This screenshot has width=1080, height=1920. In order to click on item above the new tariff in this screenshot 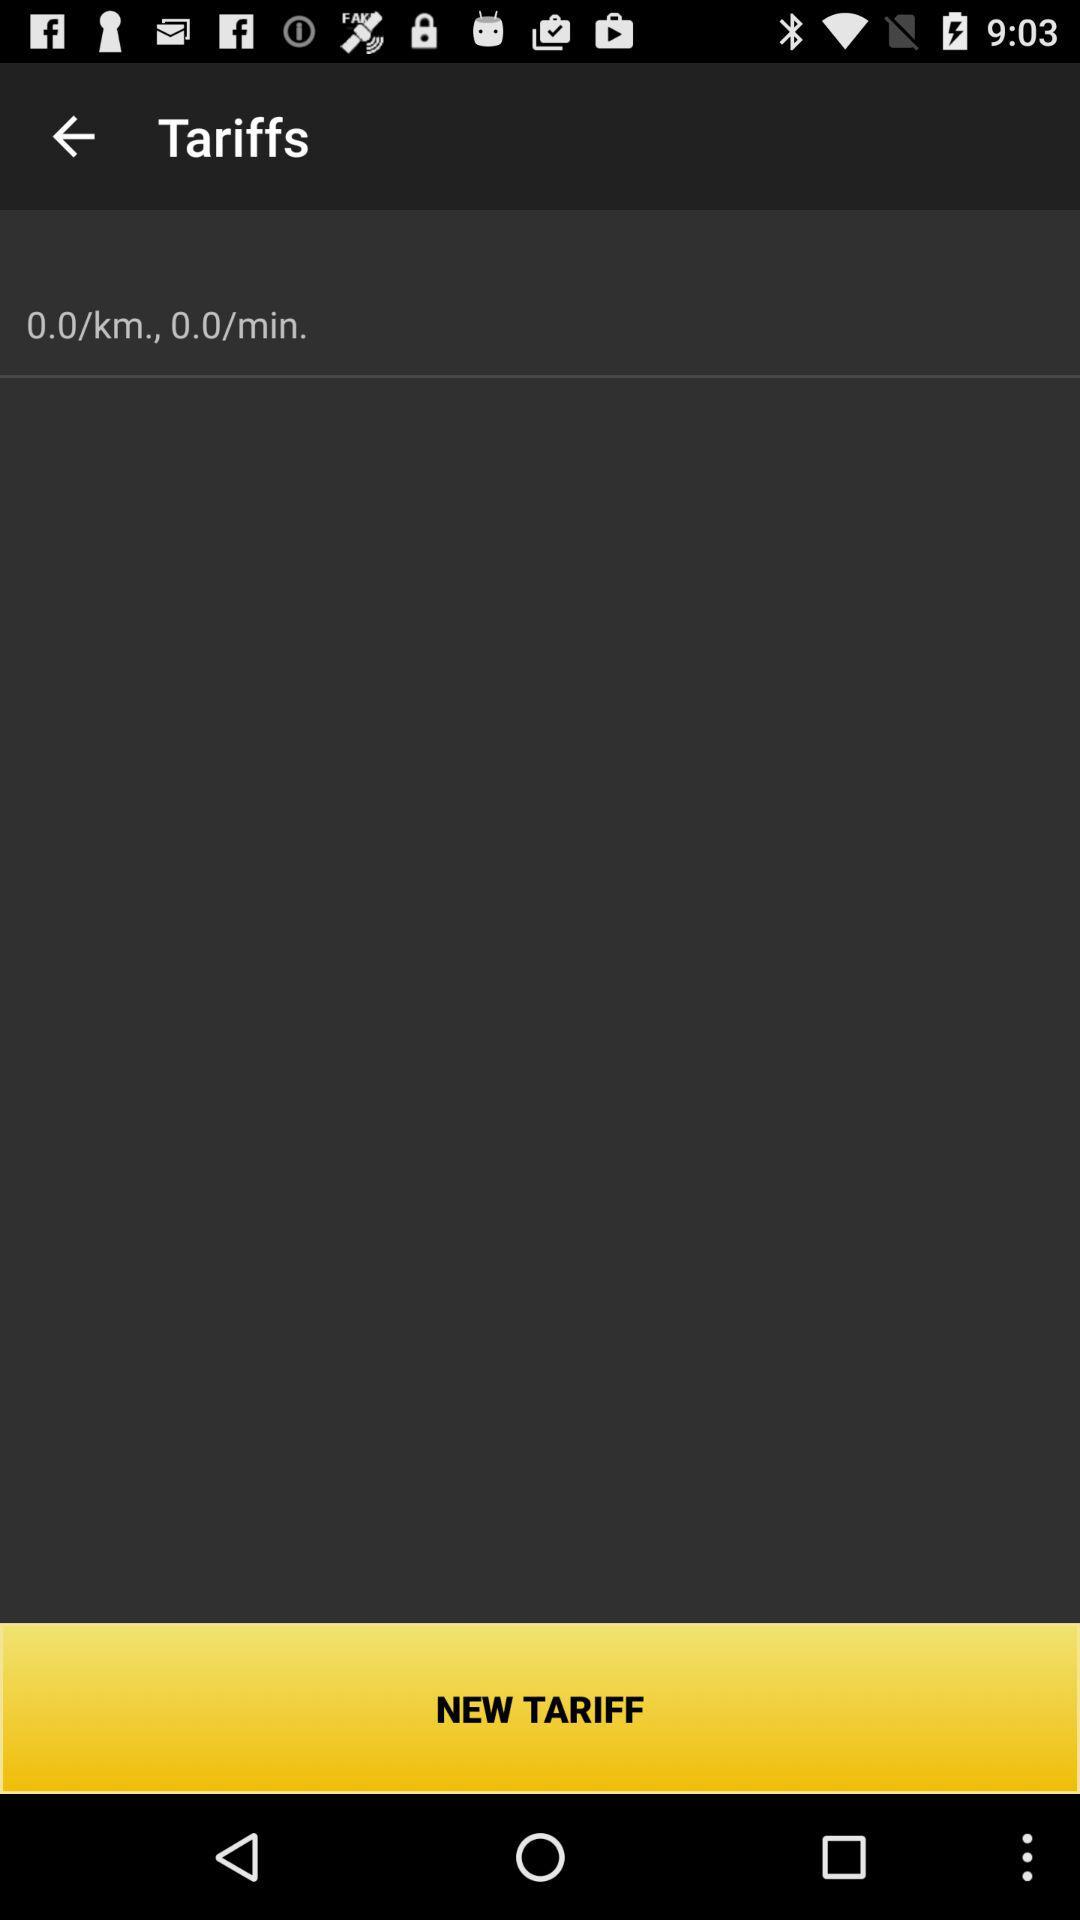, I will do `click(166, 324)`.